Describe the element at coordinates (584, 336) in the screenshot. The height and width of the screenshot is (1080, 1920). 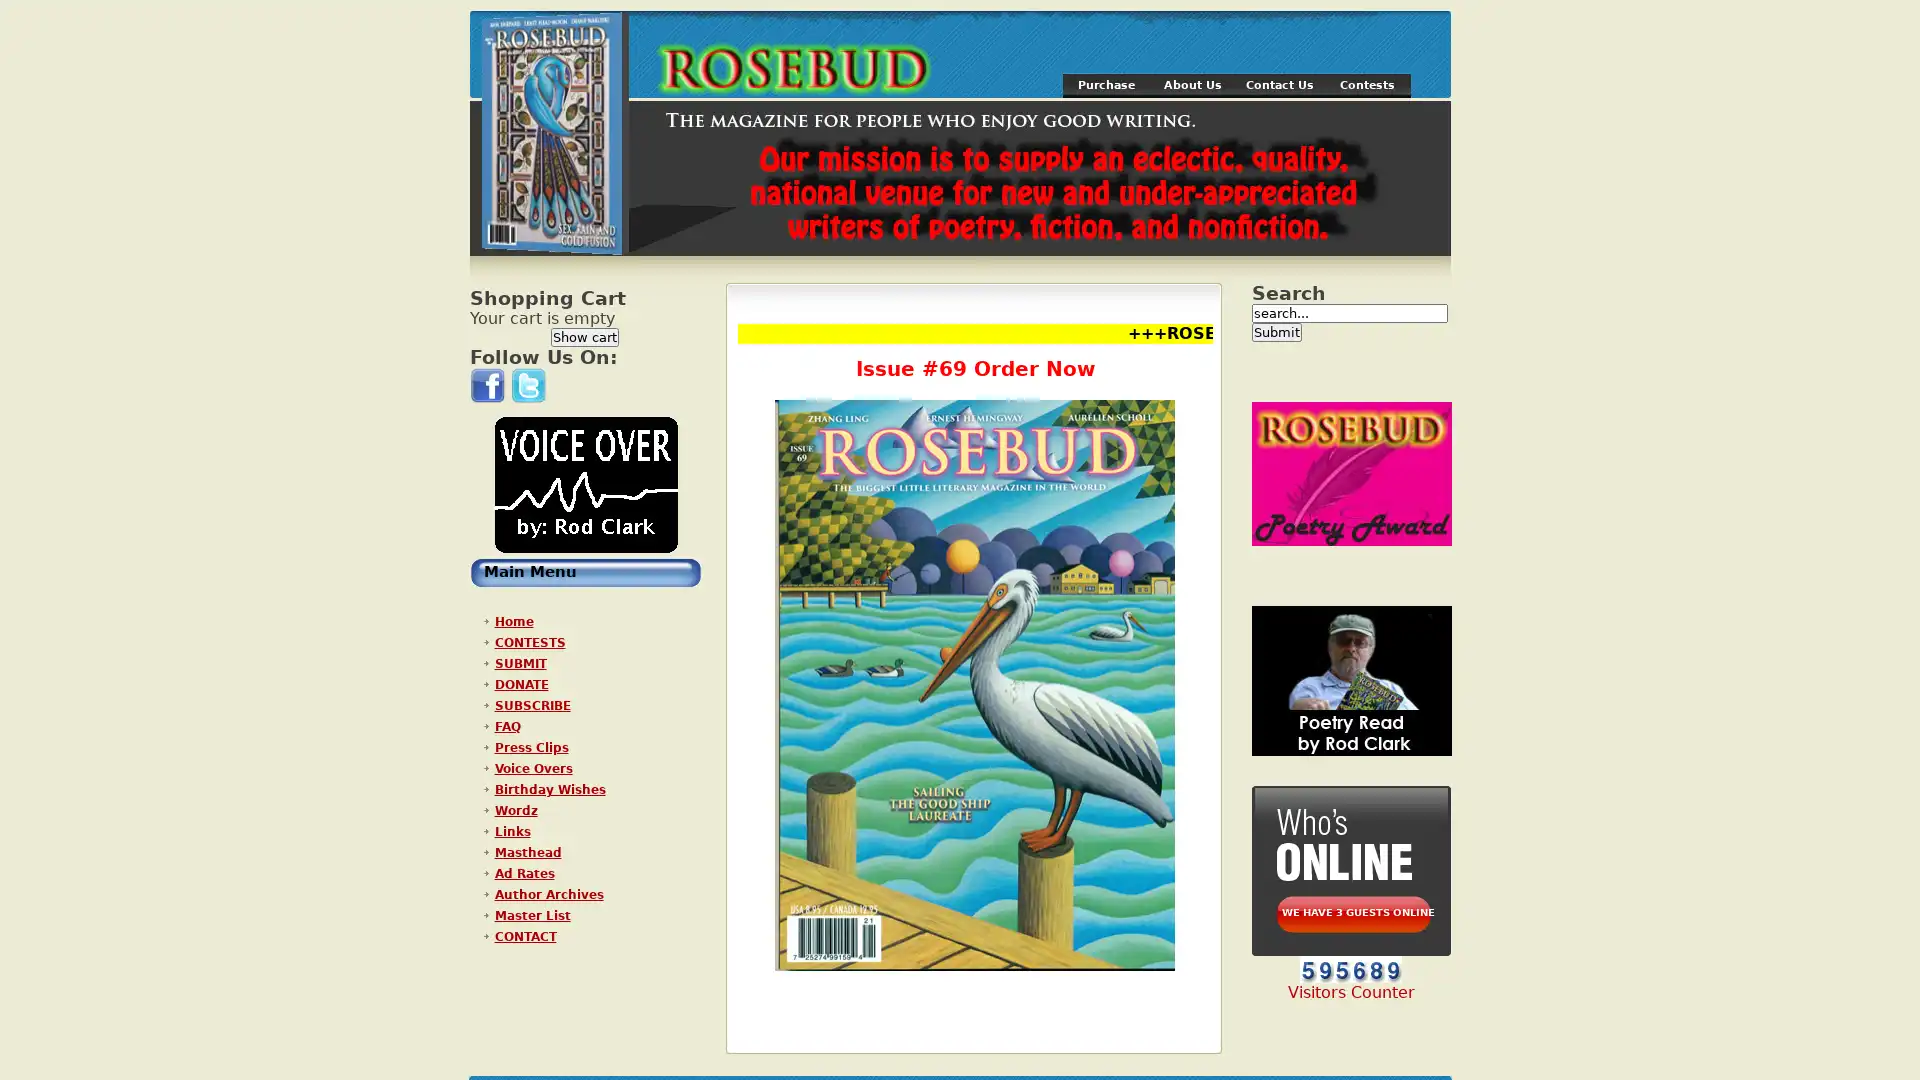
I see `Show cart` at that location.